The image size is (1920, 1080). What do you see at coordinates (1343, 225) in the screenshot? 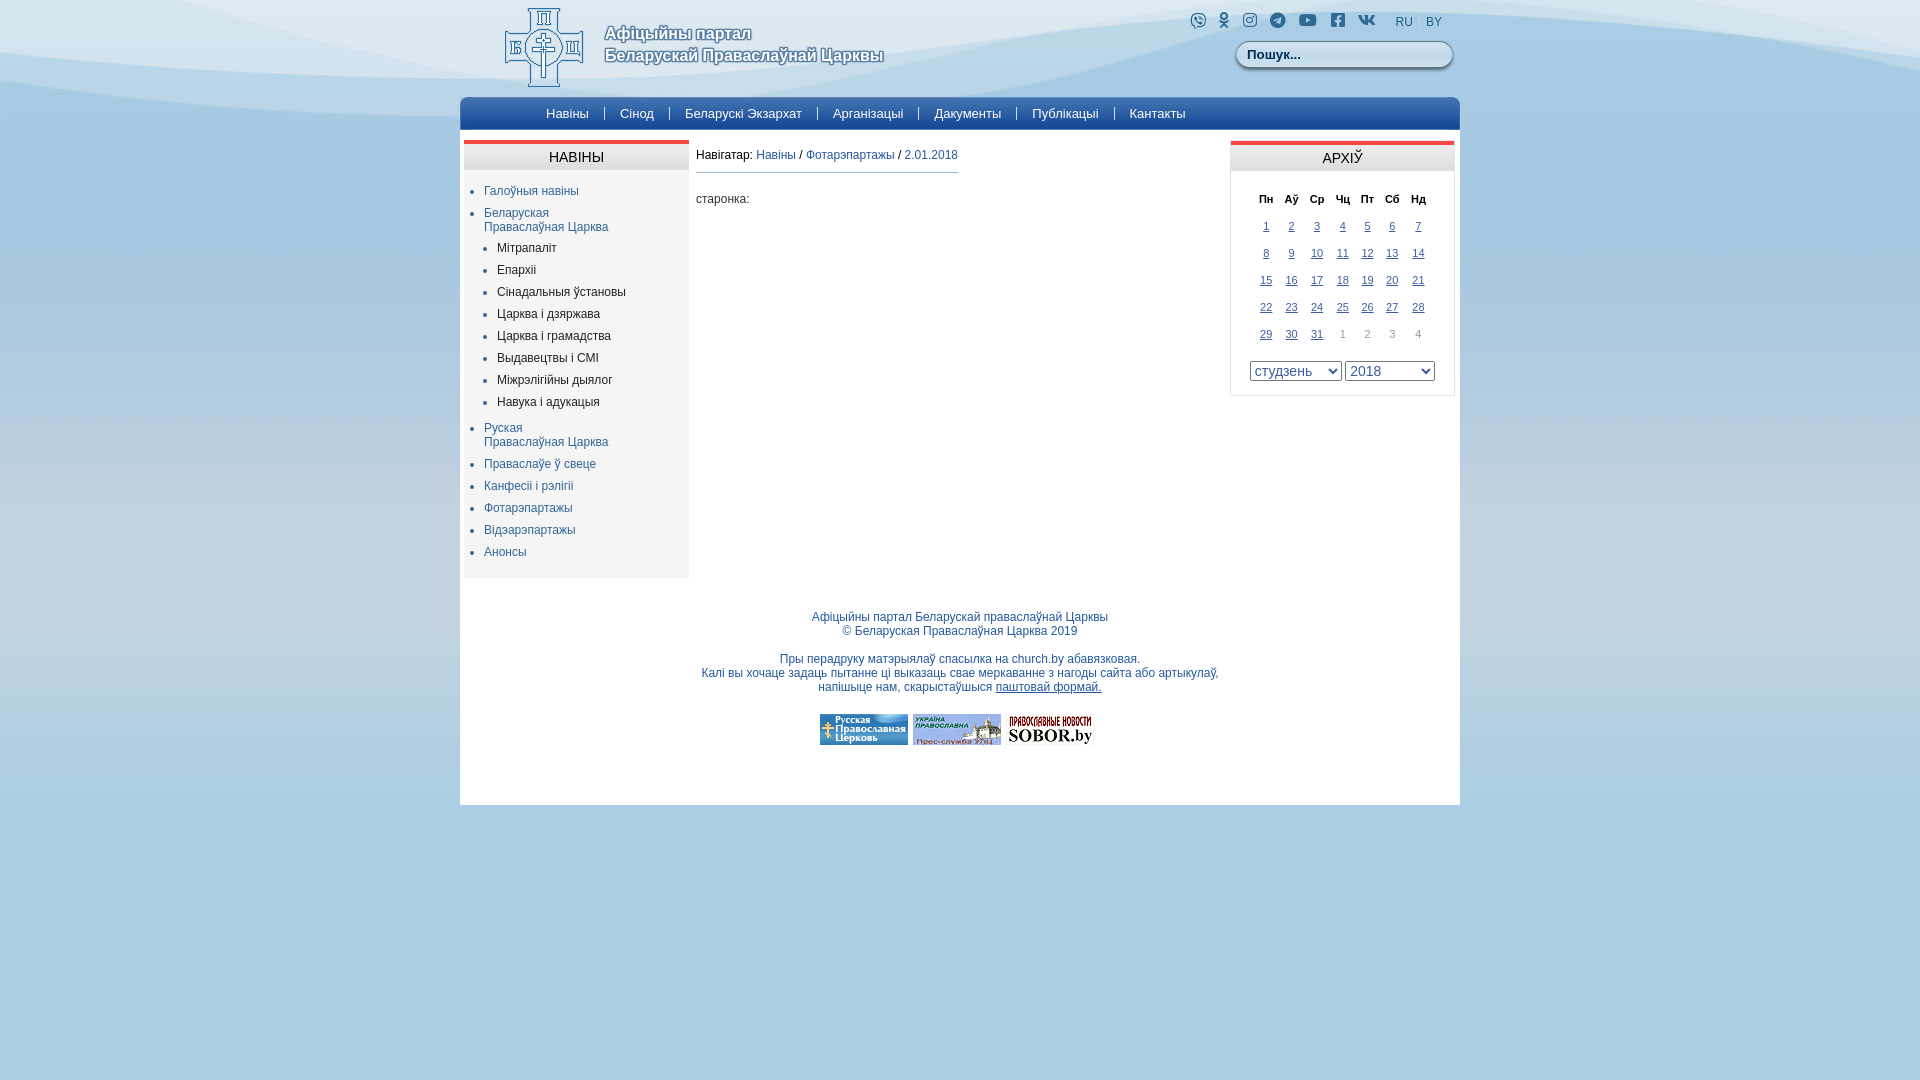
I see `'4'` at bounding box center [1343, 225].